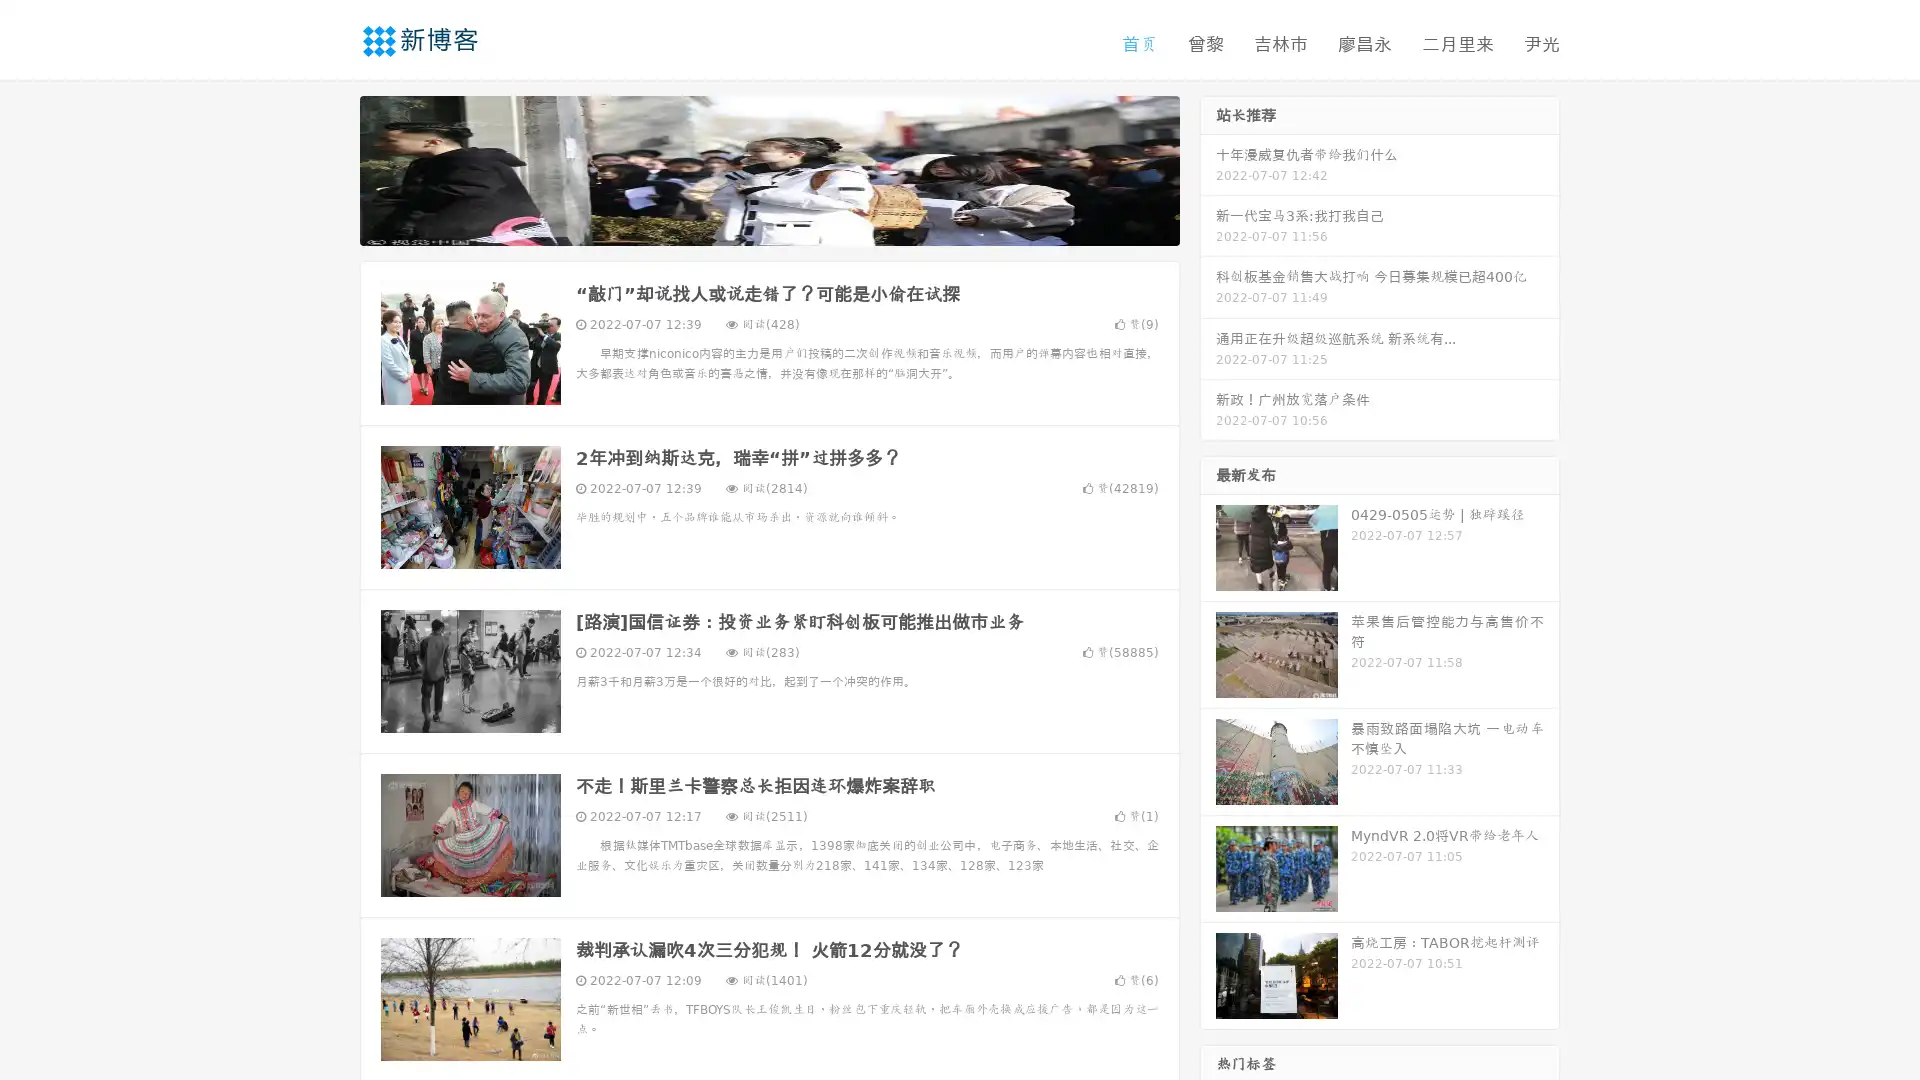  What do you see at coordinates (1208, 168) in the screenshot?
I see `Next slide` at bounding box center [1208, 168].